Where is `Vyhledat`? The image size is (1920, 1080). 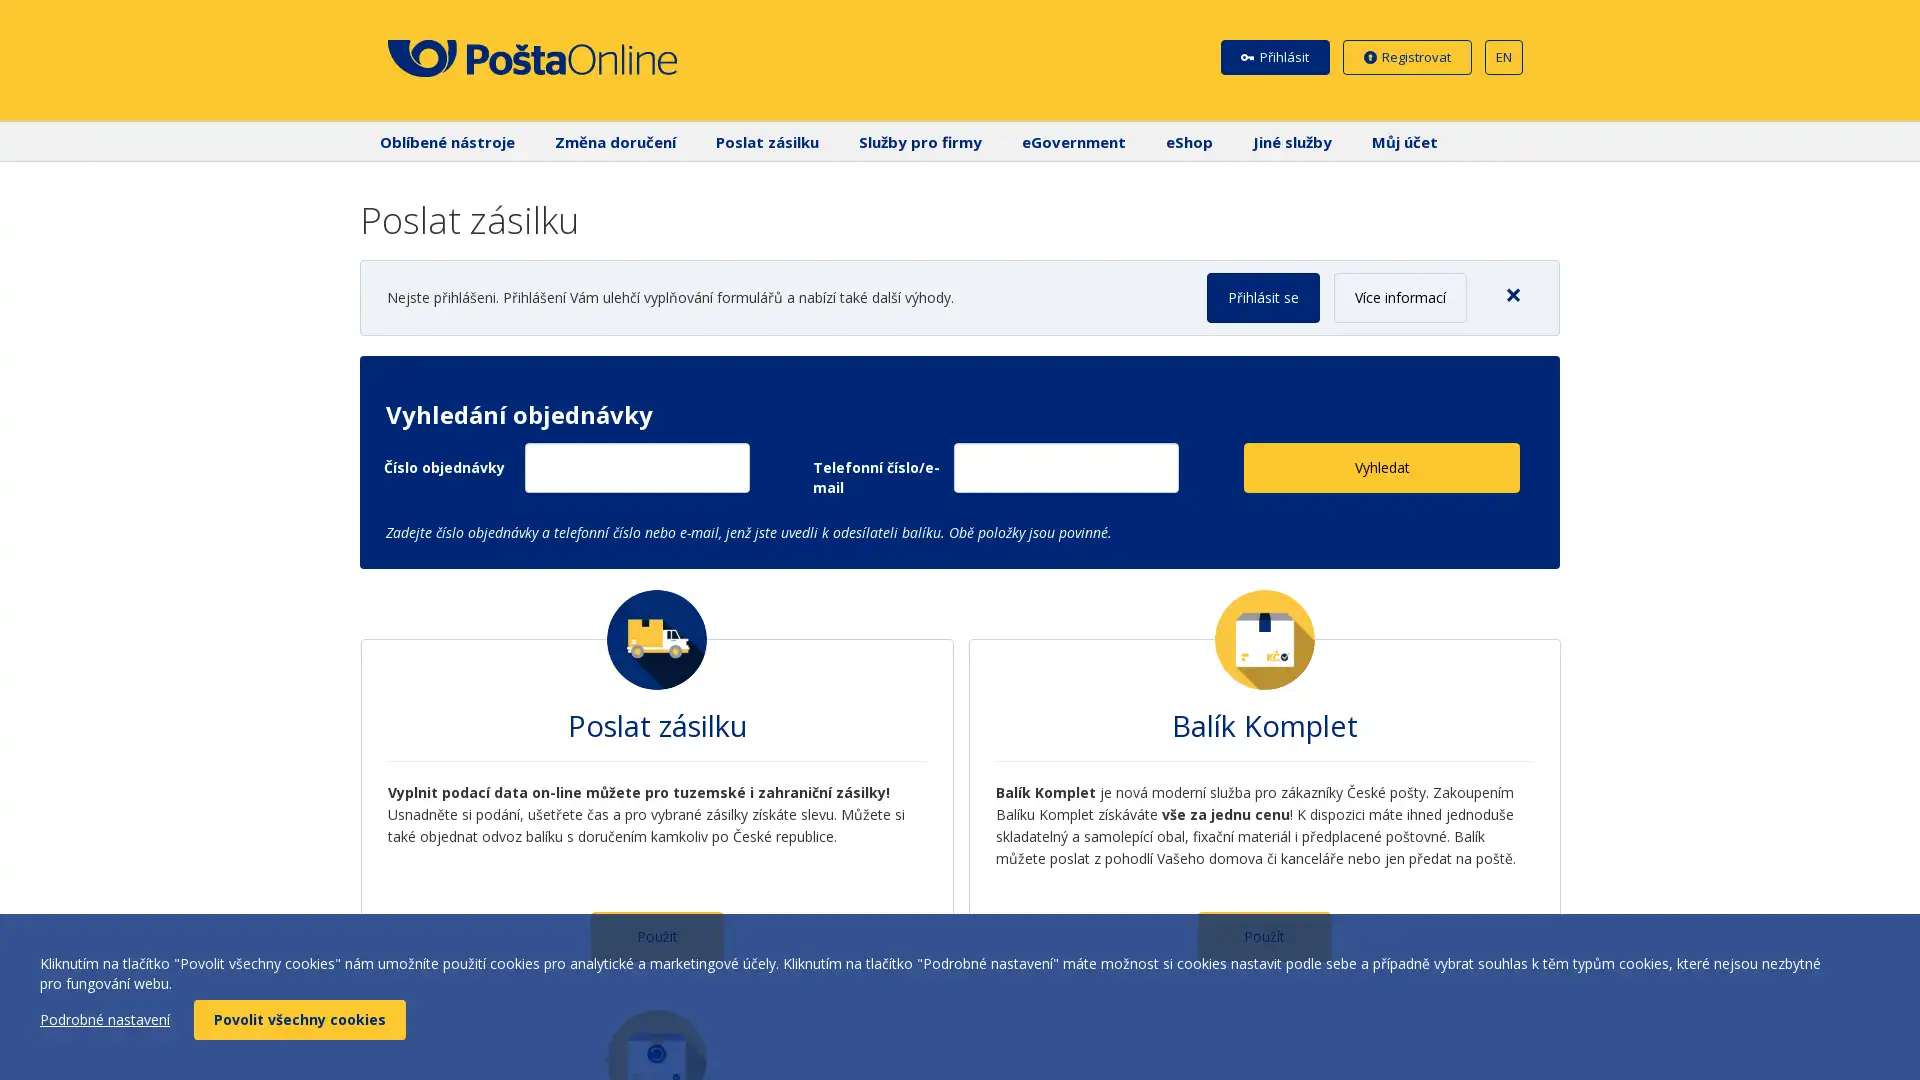 Vyhledat is located at coordinates (1381, 466).